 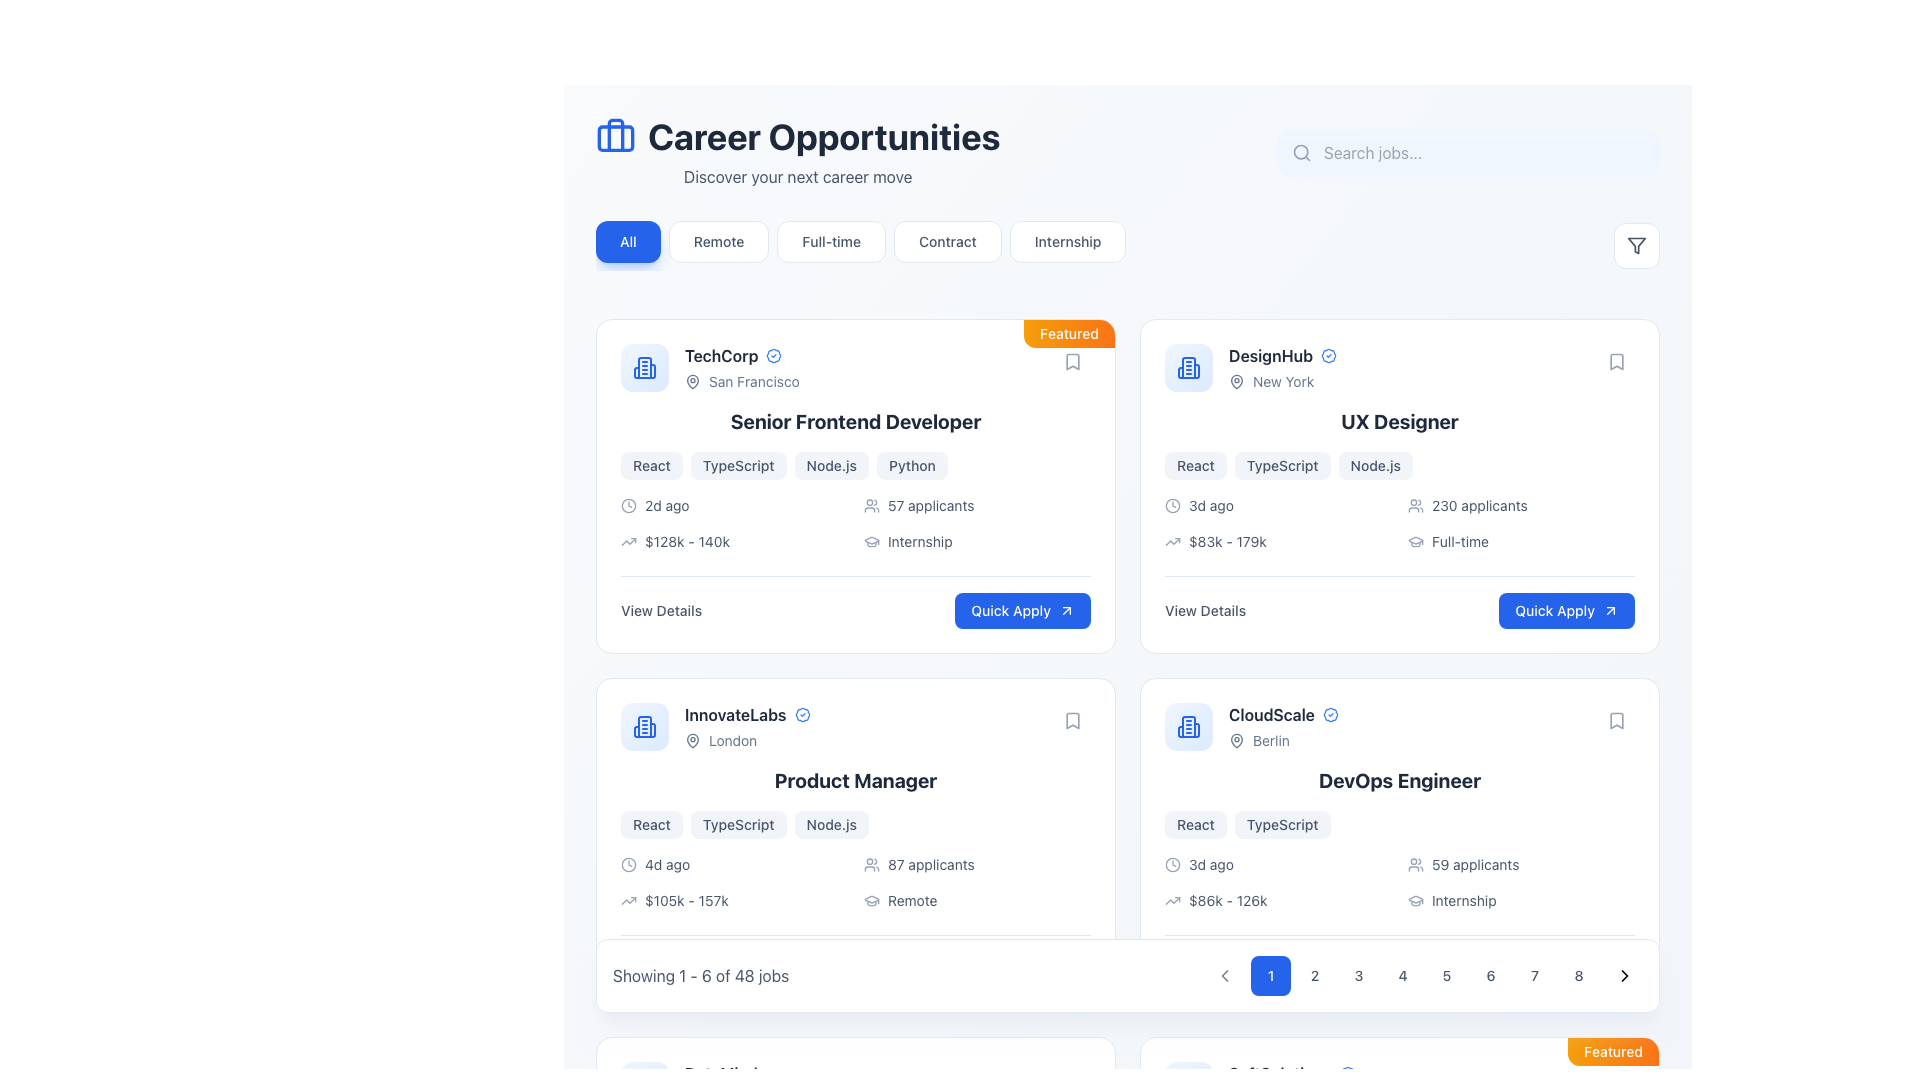 I want to click on the associated icons next to the header displaying the company name 'TechCorp' and location 'San Francisco' in the job listing card, so click(x=710, y=367).